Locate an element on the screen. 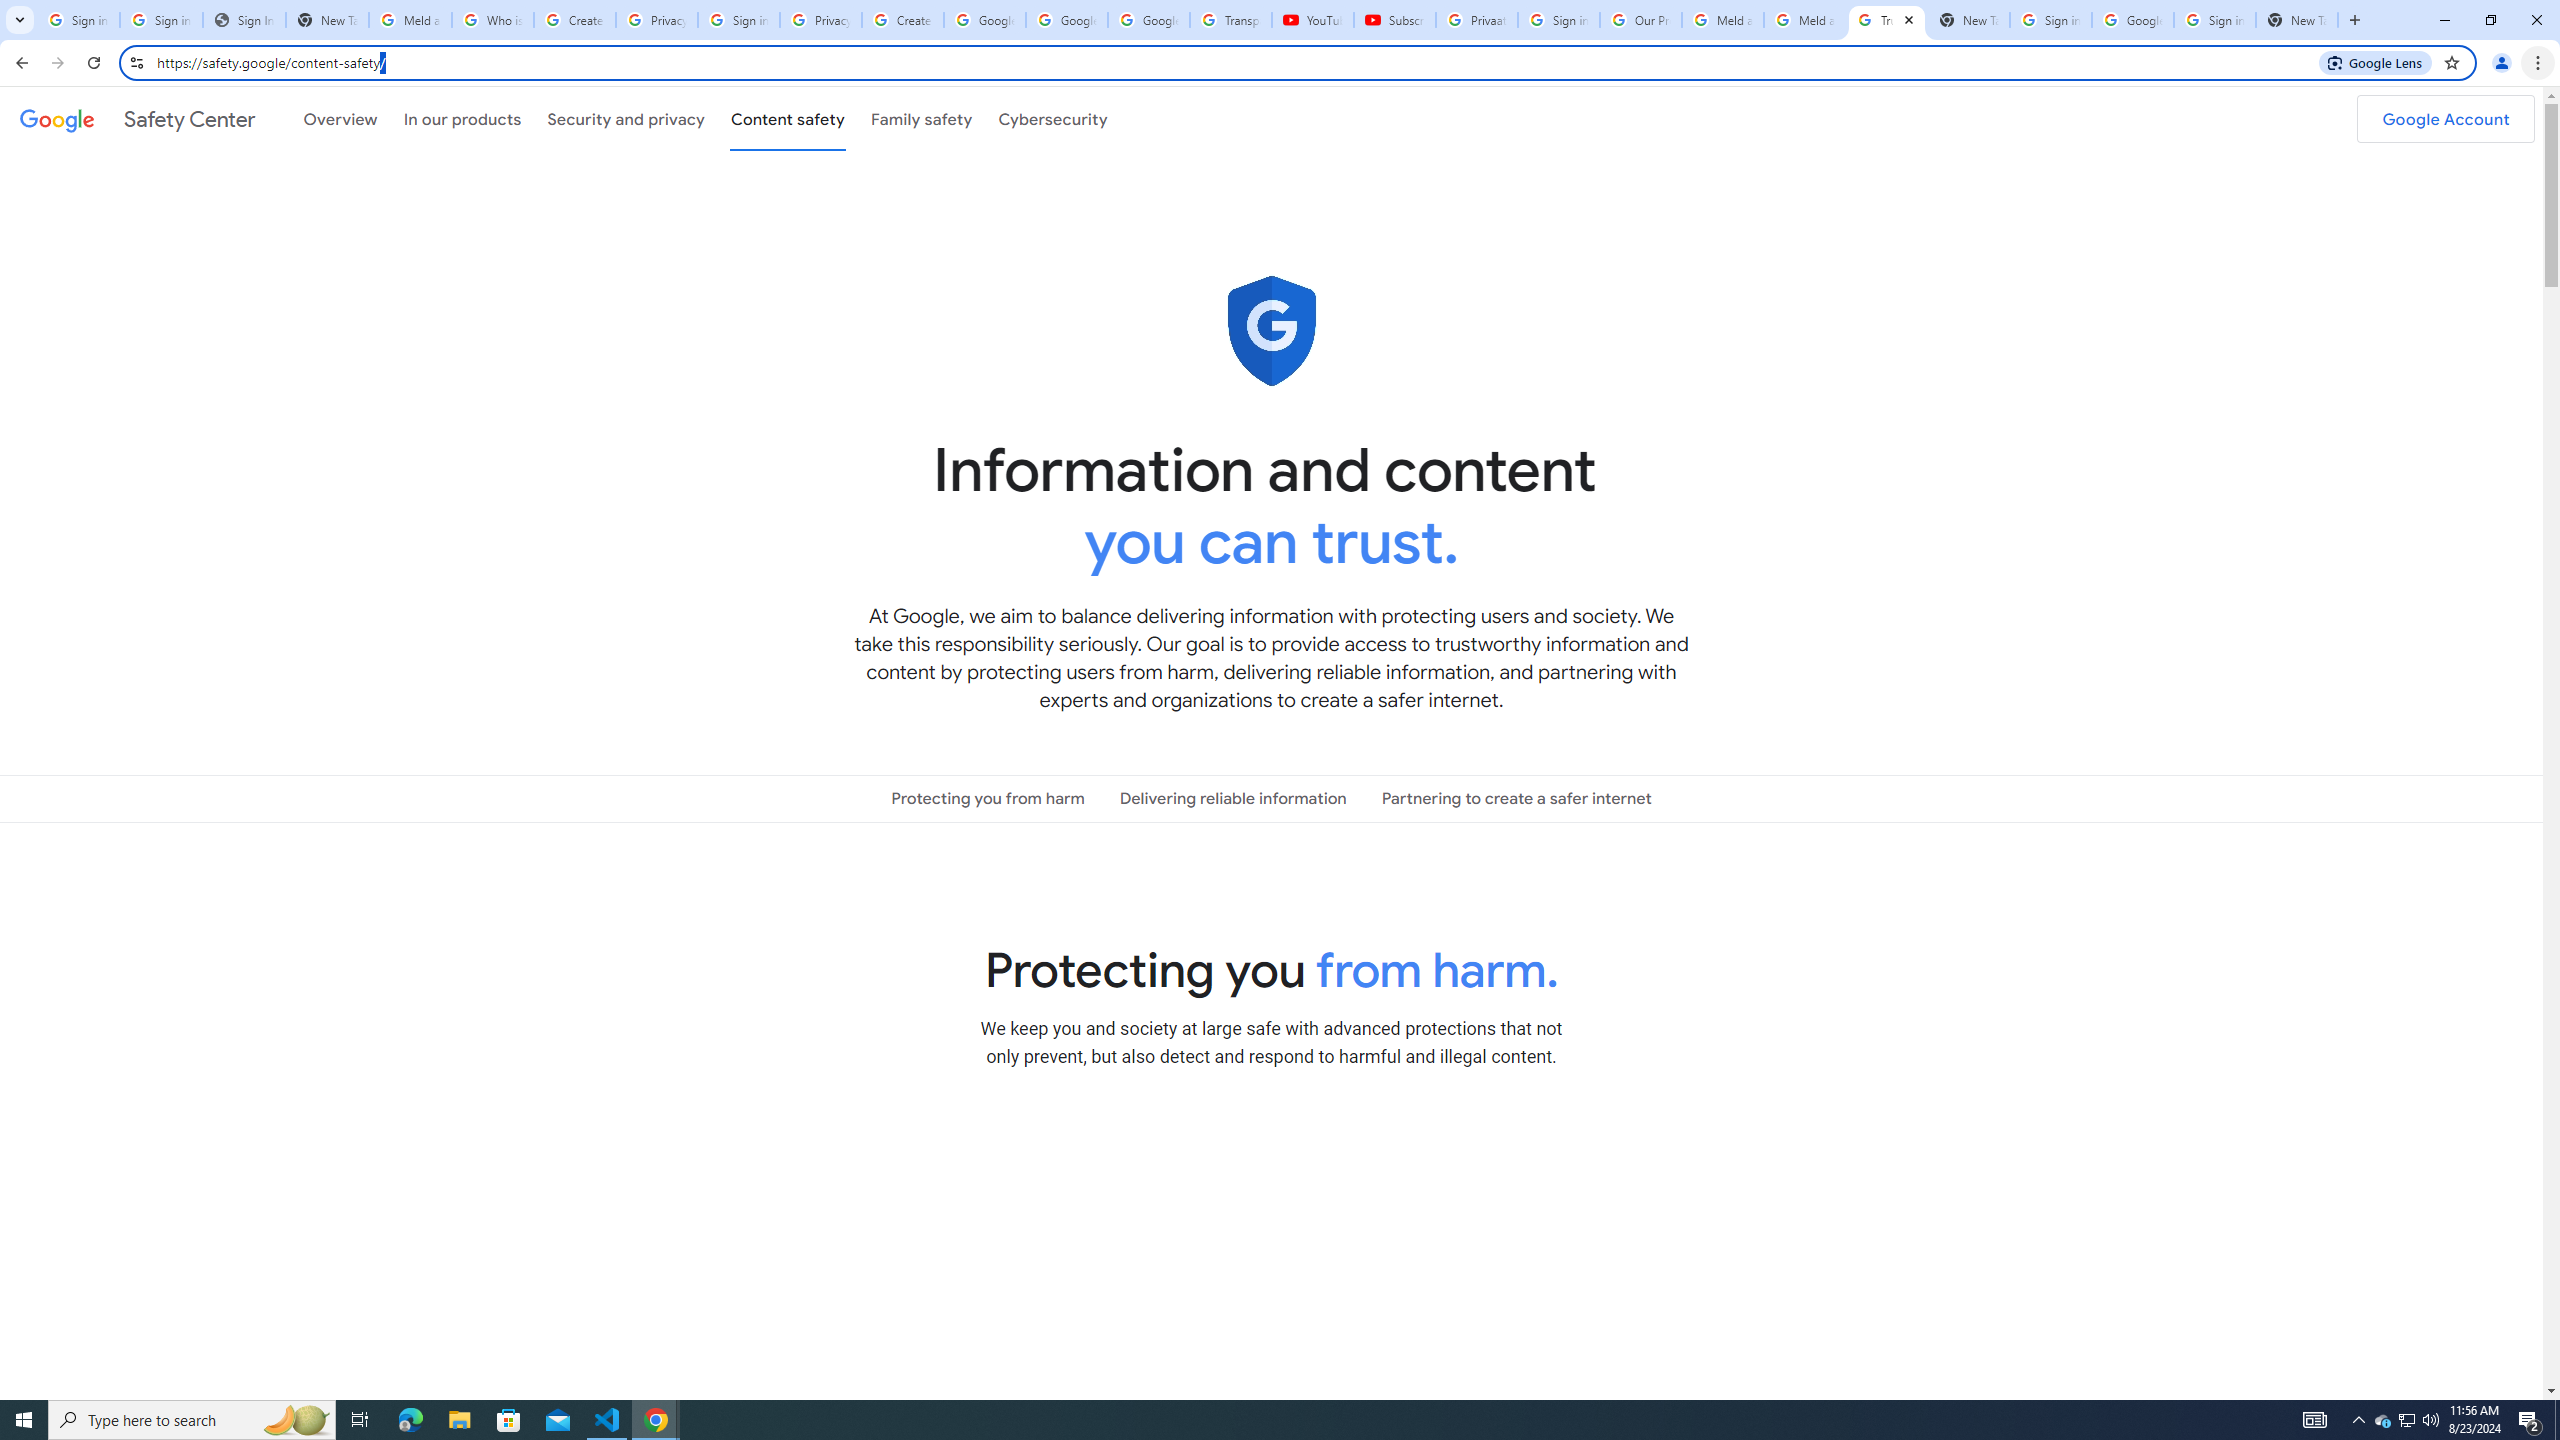  'Sign In - USA TODAY' is located at coordinates (244, 19).